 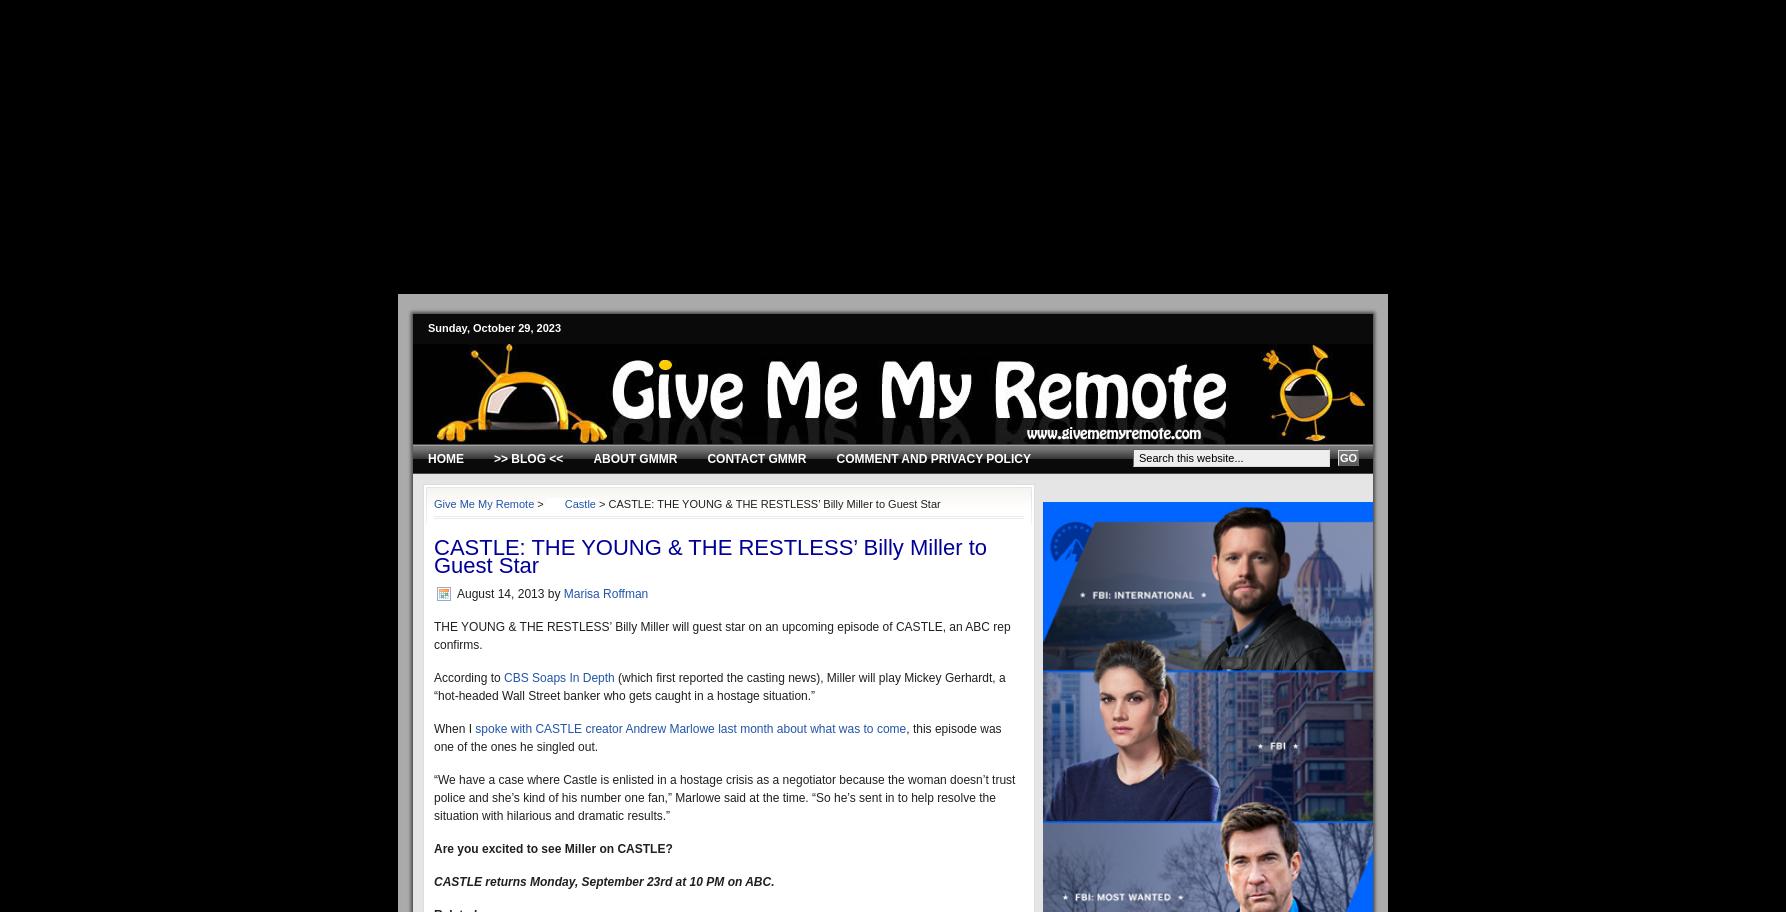 What do you see at coordinates (453, 727) in the screenshot?
I see `'When I'` at bounding box center [453, 727].